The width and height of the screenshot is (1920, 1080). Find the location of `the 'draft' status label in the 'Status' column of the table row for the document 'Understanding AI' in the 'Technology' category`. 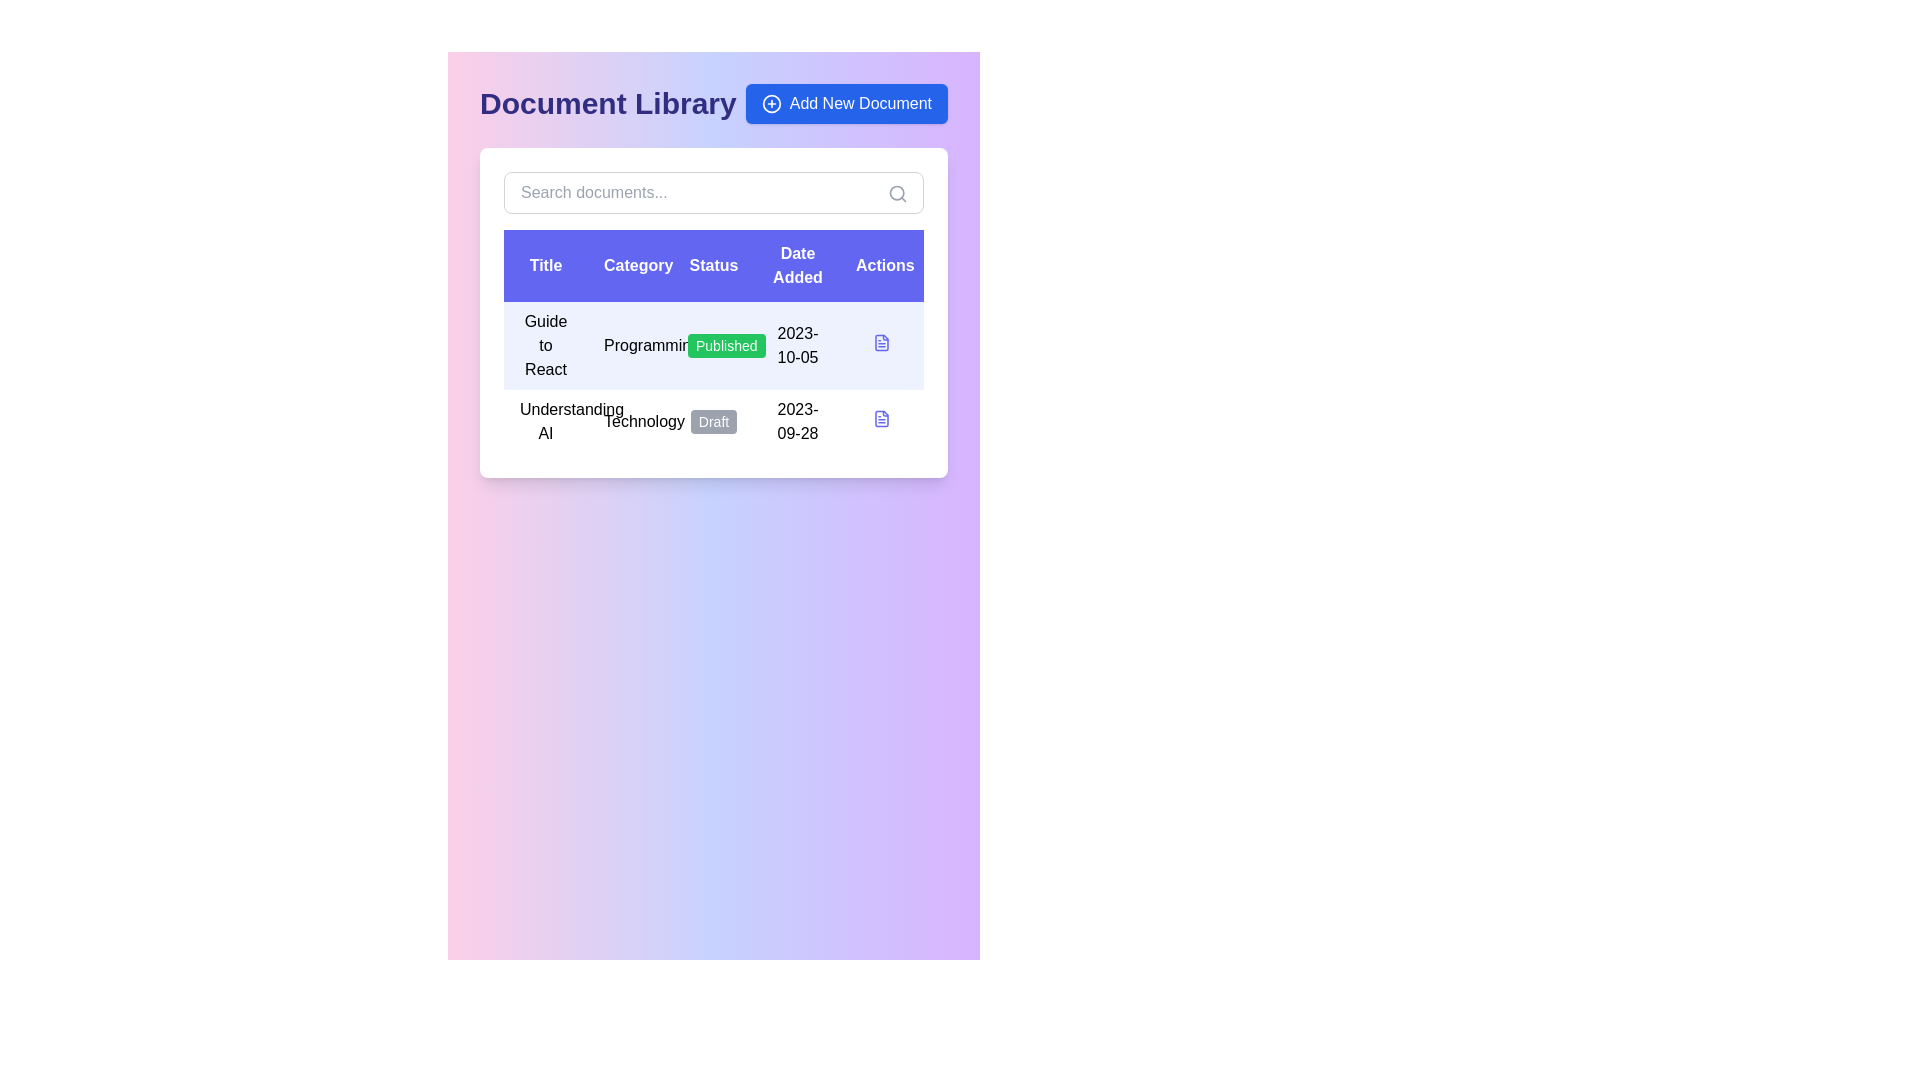

the 'draft' status label in the 'Status' column of the table row for the document 'Understanding AI' in the 'Technology' category is located at coordinates (714, 420).